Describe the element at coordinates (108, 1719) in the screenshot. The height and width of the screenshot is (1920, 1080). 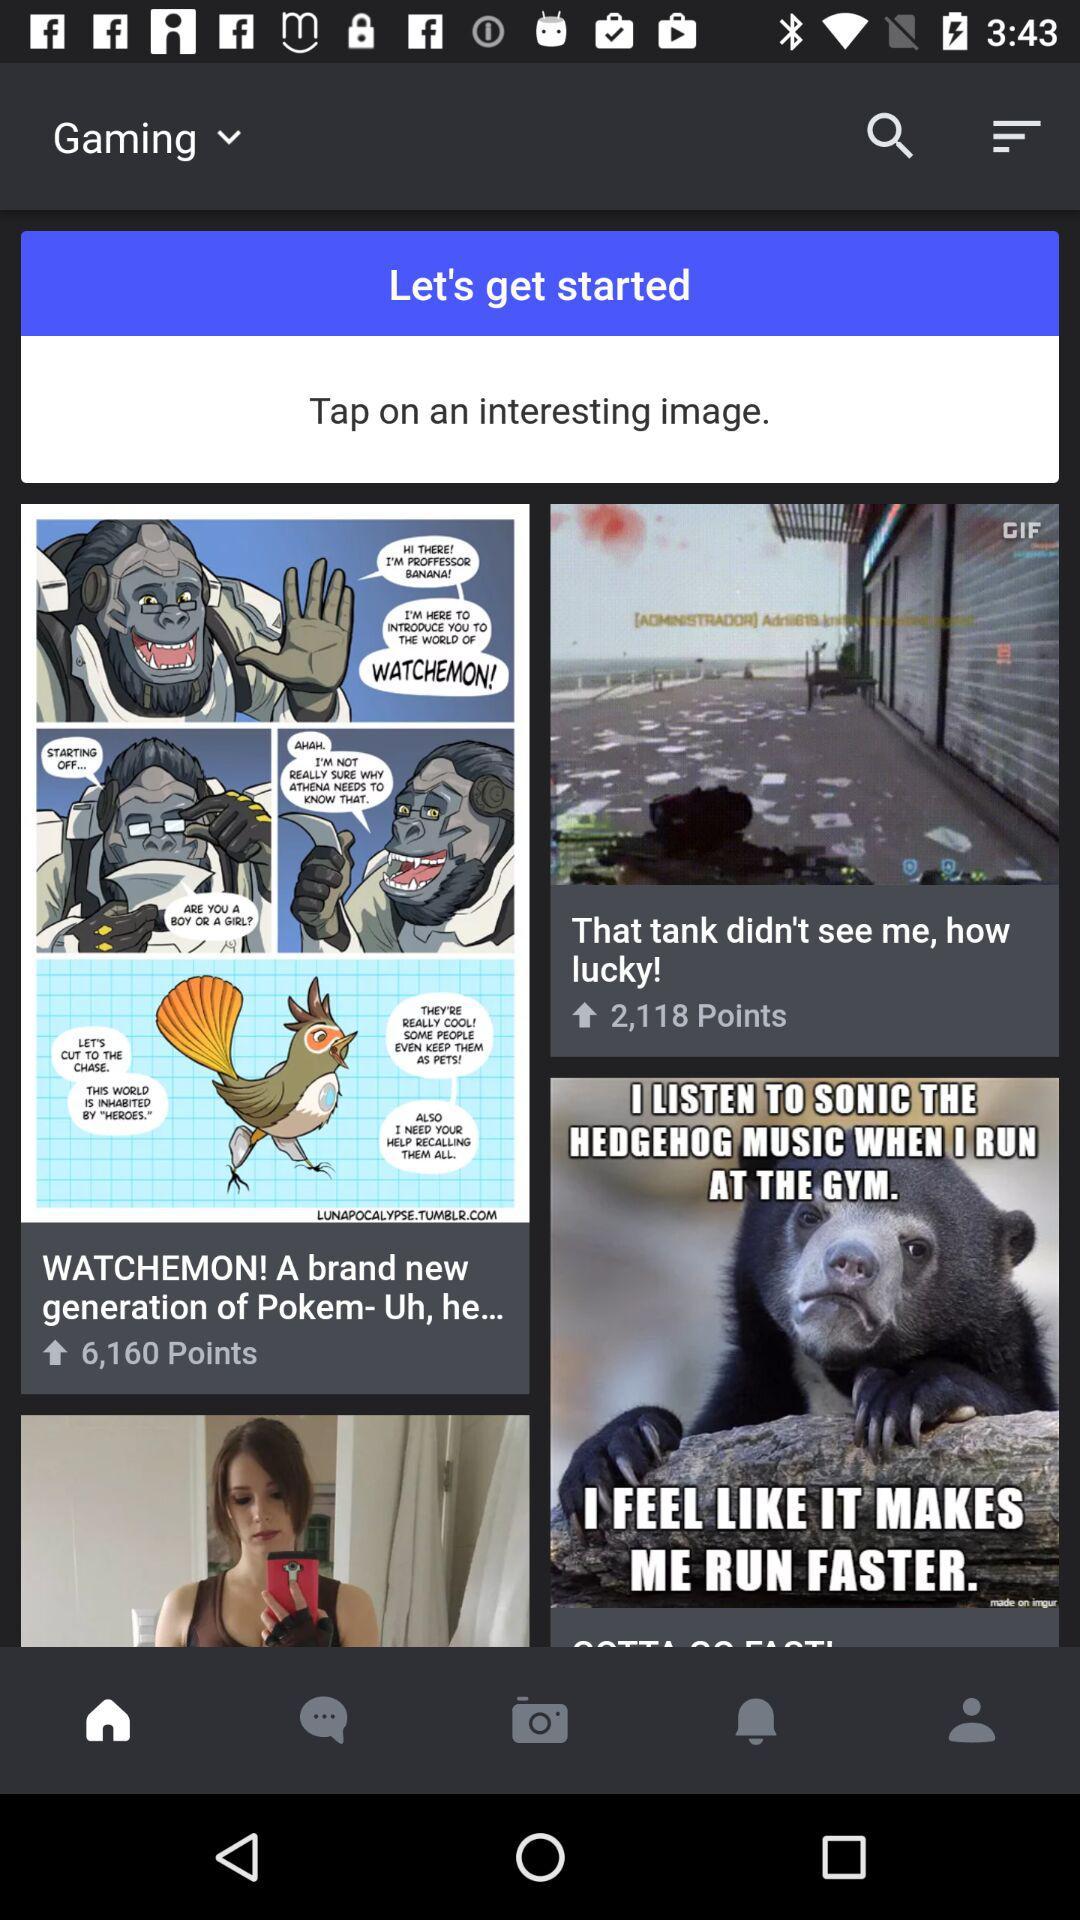
I see `the home icon` at that location.